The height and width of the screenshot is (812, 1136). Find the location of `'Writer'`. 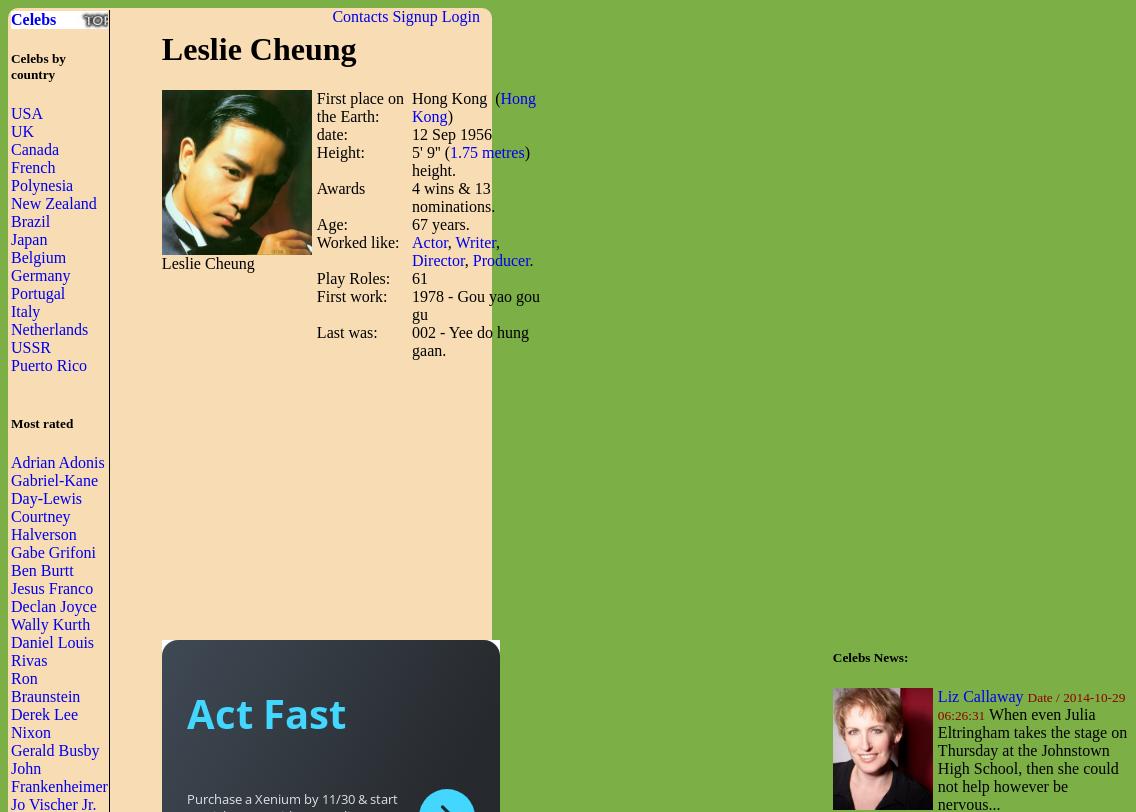

'Writer' is located at coordinates (475, 241).